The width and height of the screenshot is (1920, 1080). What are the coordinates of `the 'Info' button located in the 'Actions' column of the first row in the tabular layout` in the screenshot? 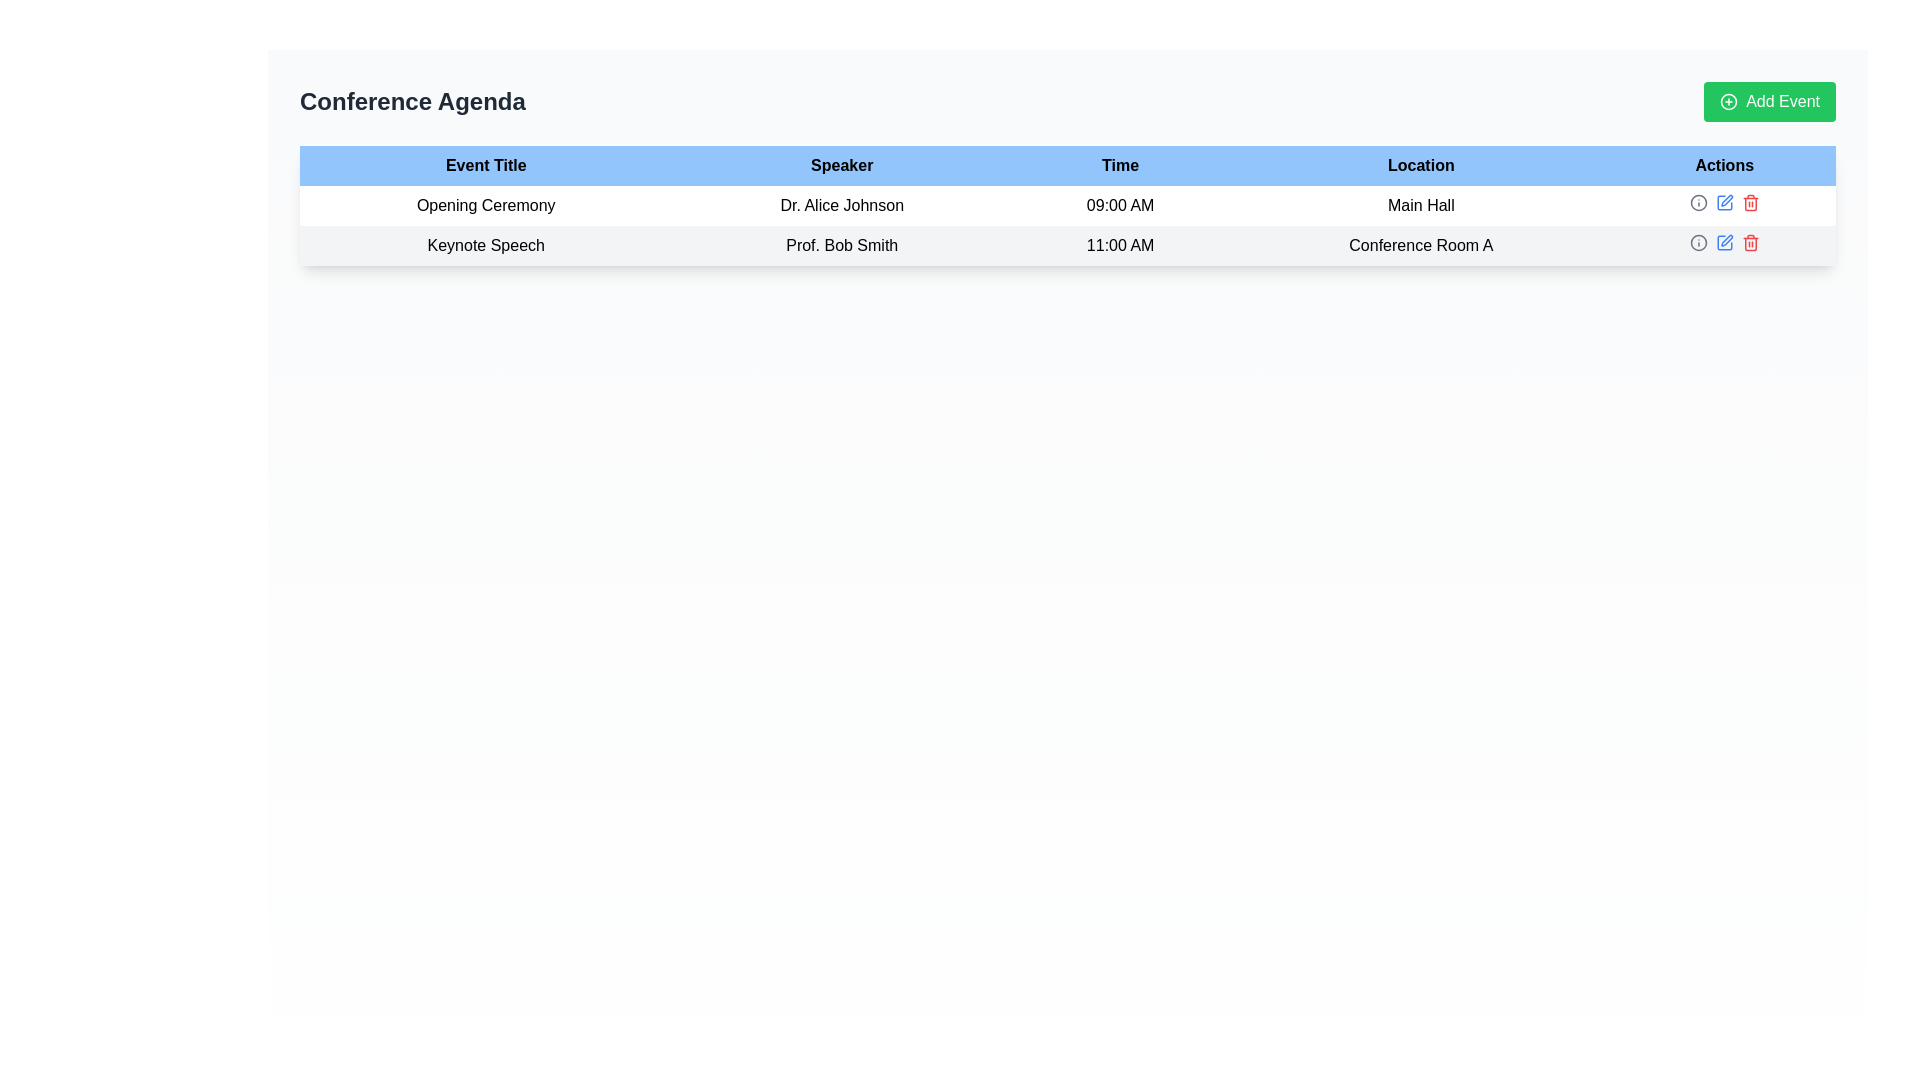 It's located at (1697, 203).